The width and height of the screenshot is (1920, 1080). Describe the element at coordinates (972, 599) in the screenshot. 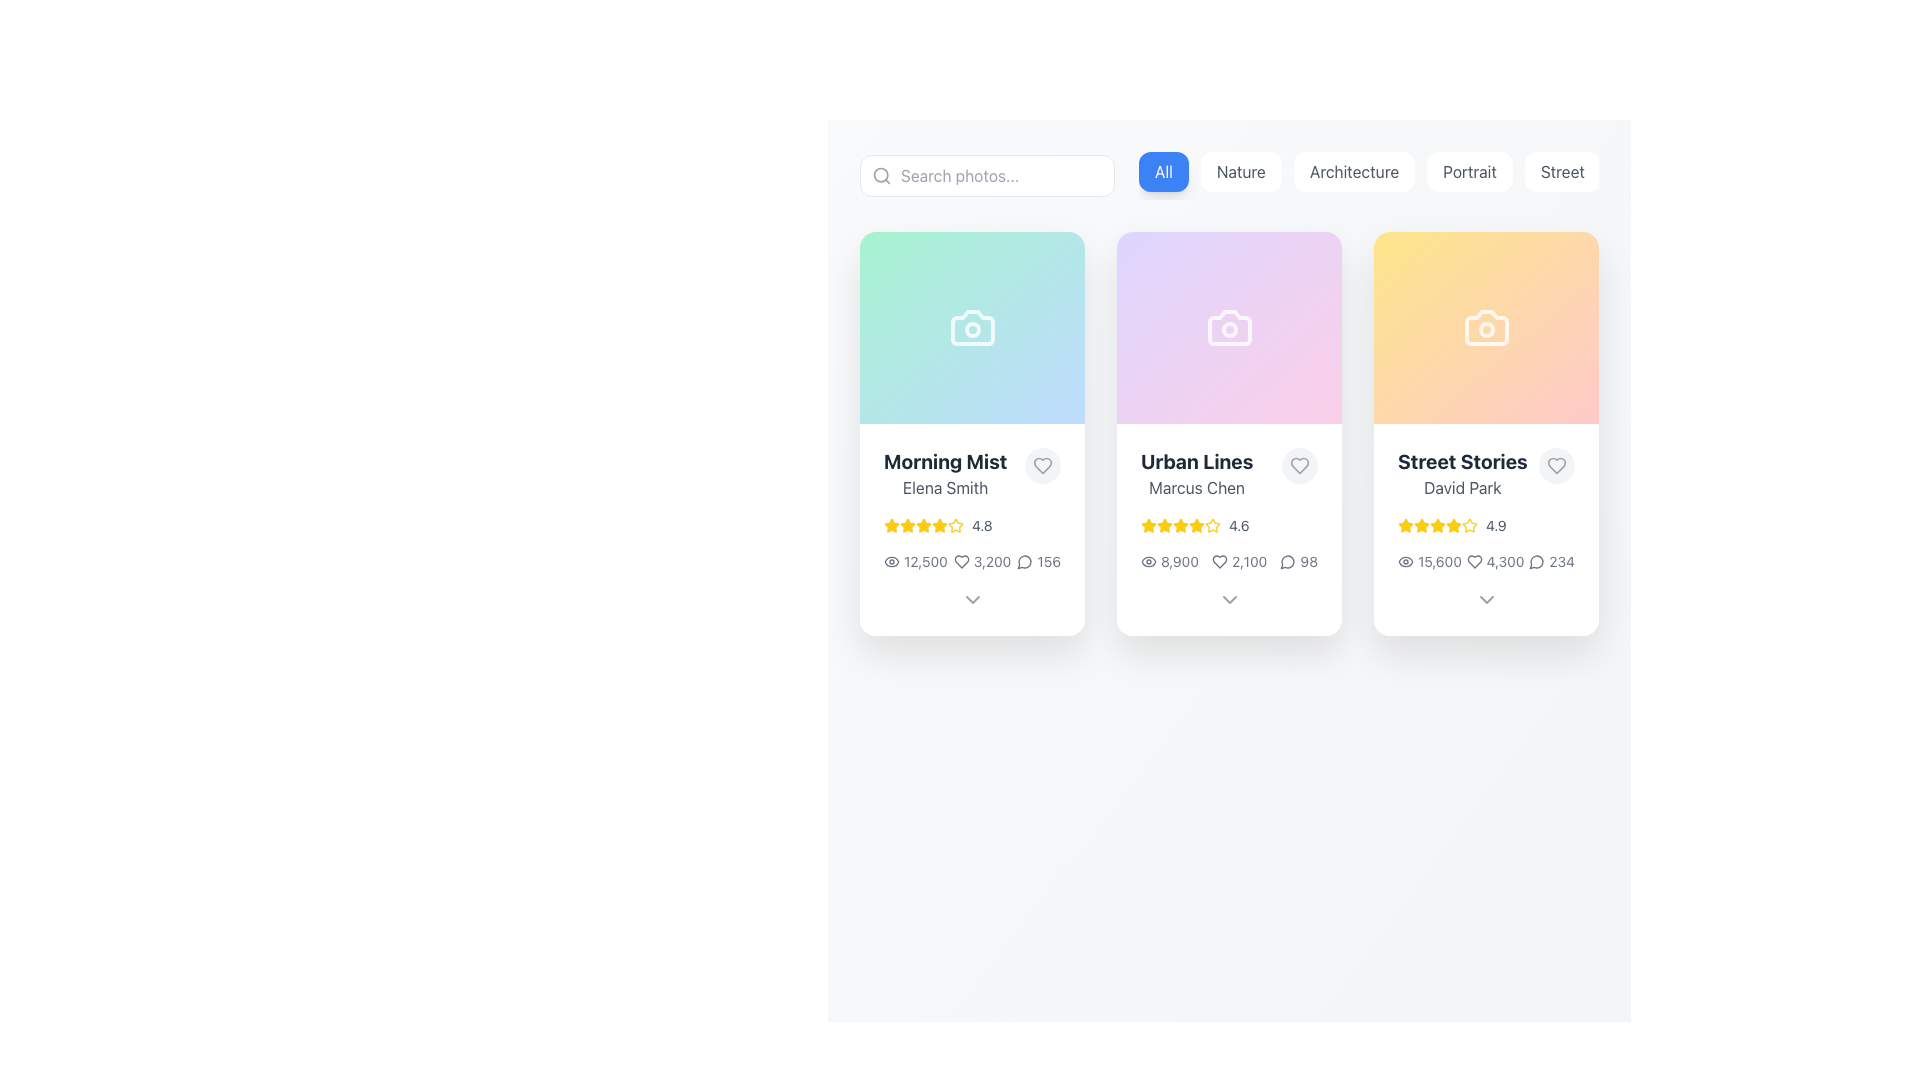

I see `the icon button located at the bottom center of the 'Morning Mist' card` at that location.